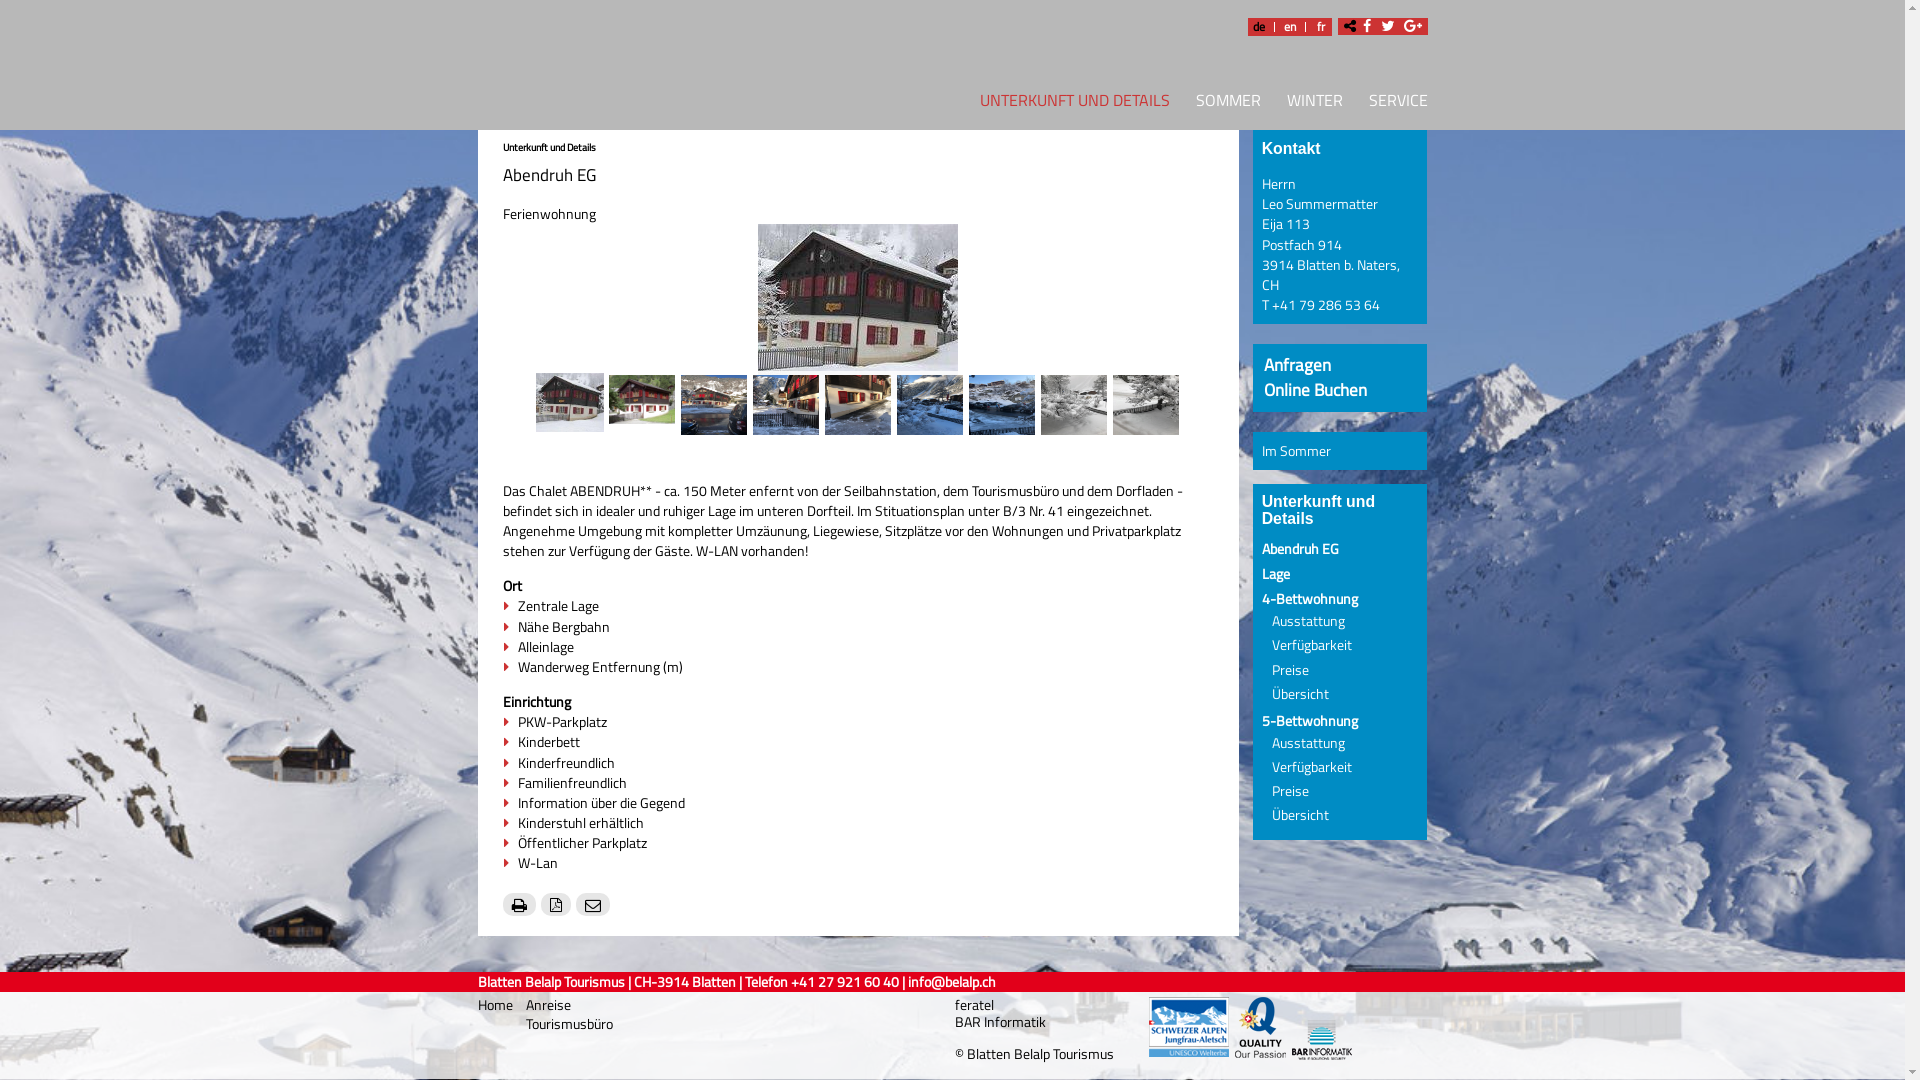 The image size is (1920, 1080). Describe the element at coordinates (548, 1004) in the screenshot. I see `'Anreise'` at that location.